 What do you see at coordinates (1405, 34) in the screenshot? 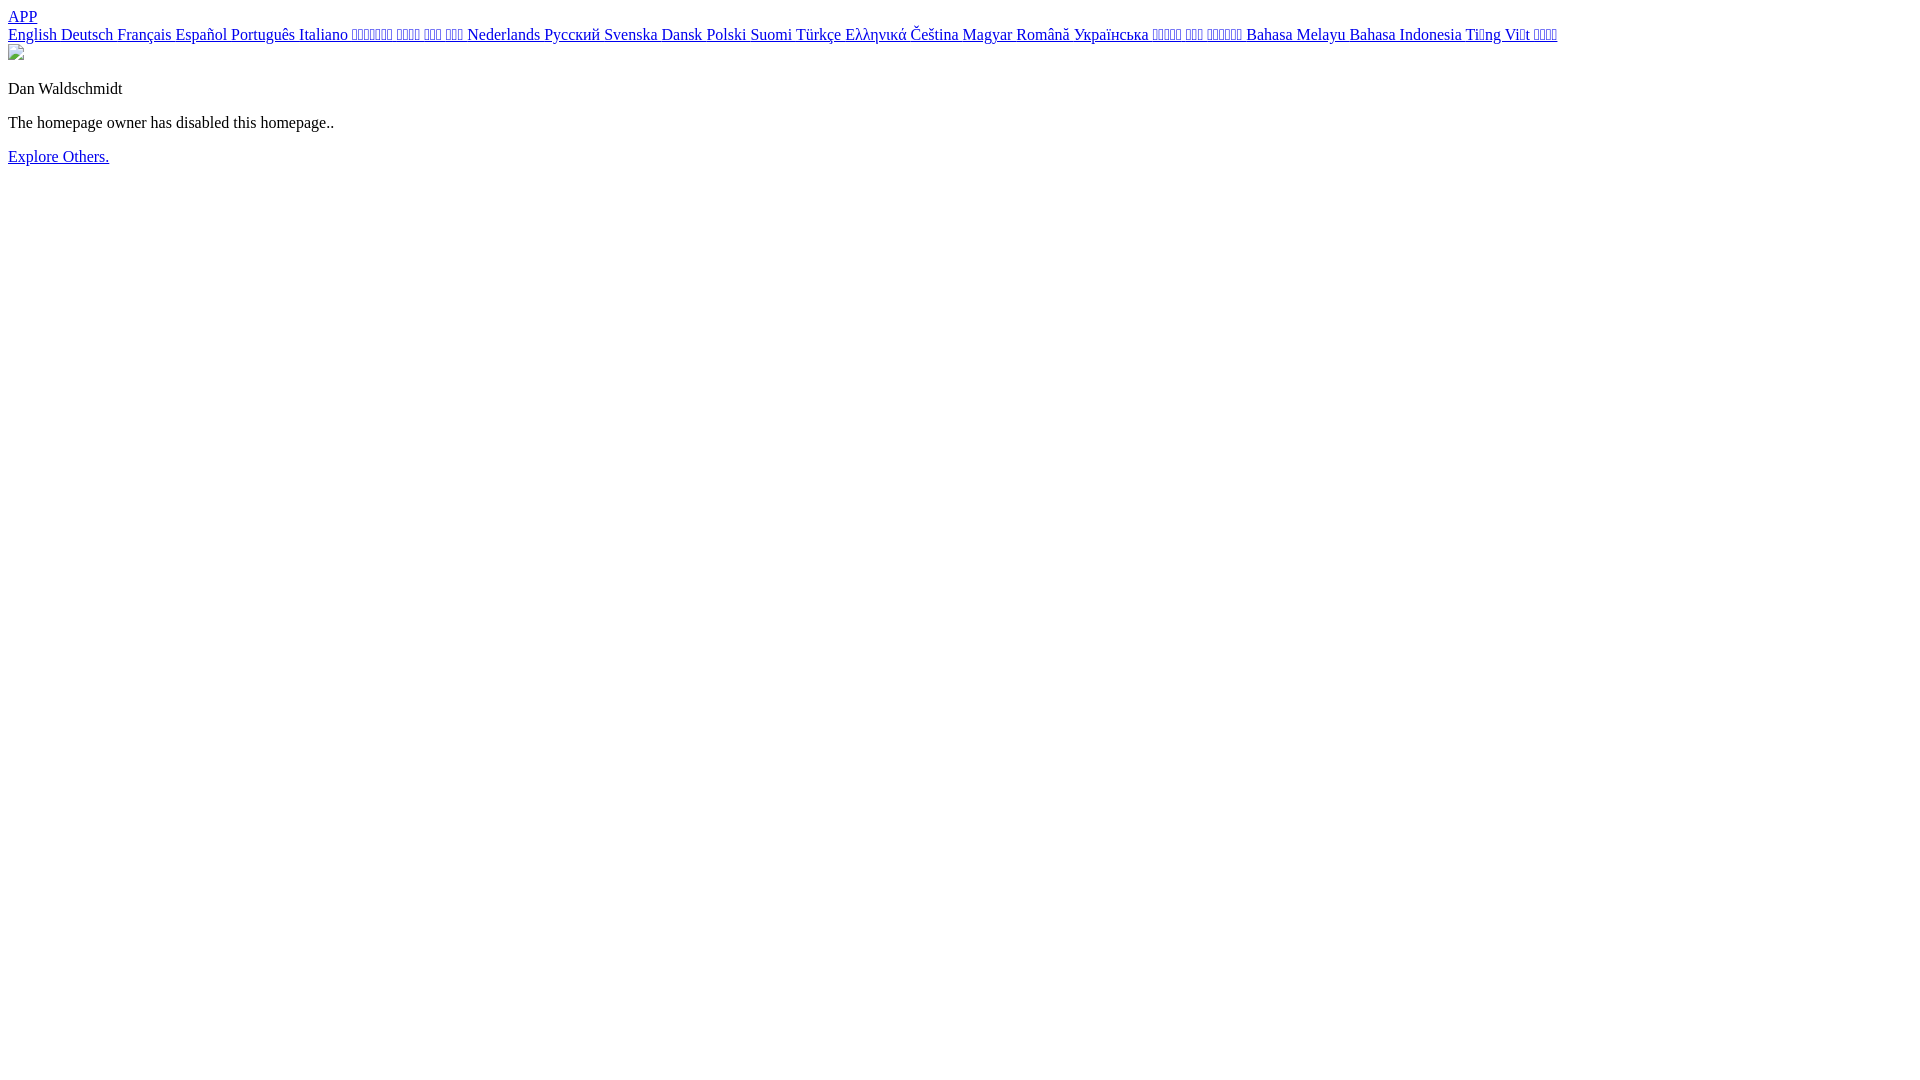
I see `'Bahasa Indonesia'` at bounding box center [1405, 34].